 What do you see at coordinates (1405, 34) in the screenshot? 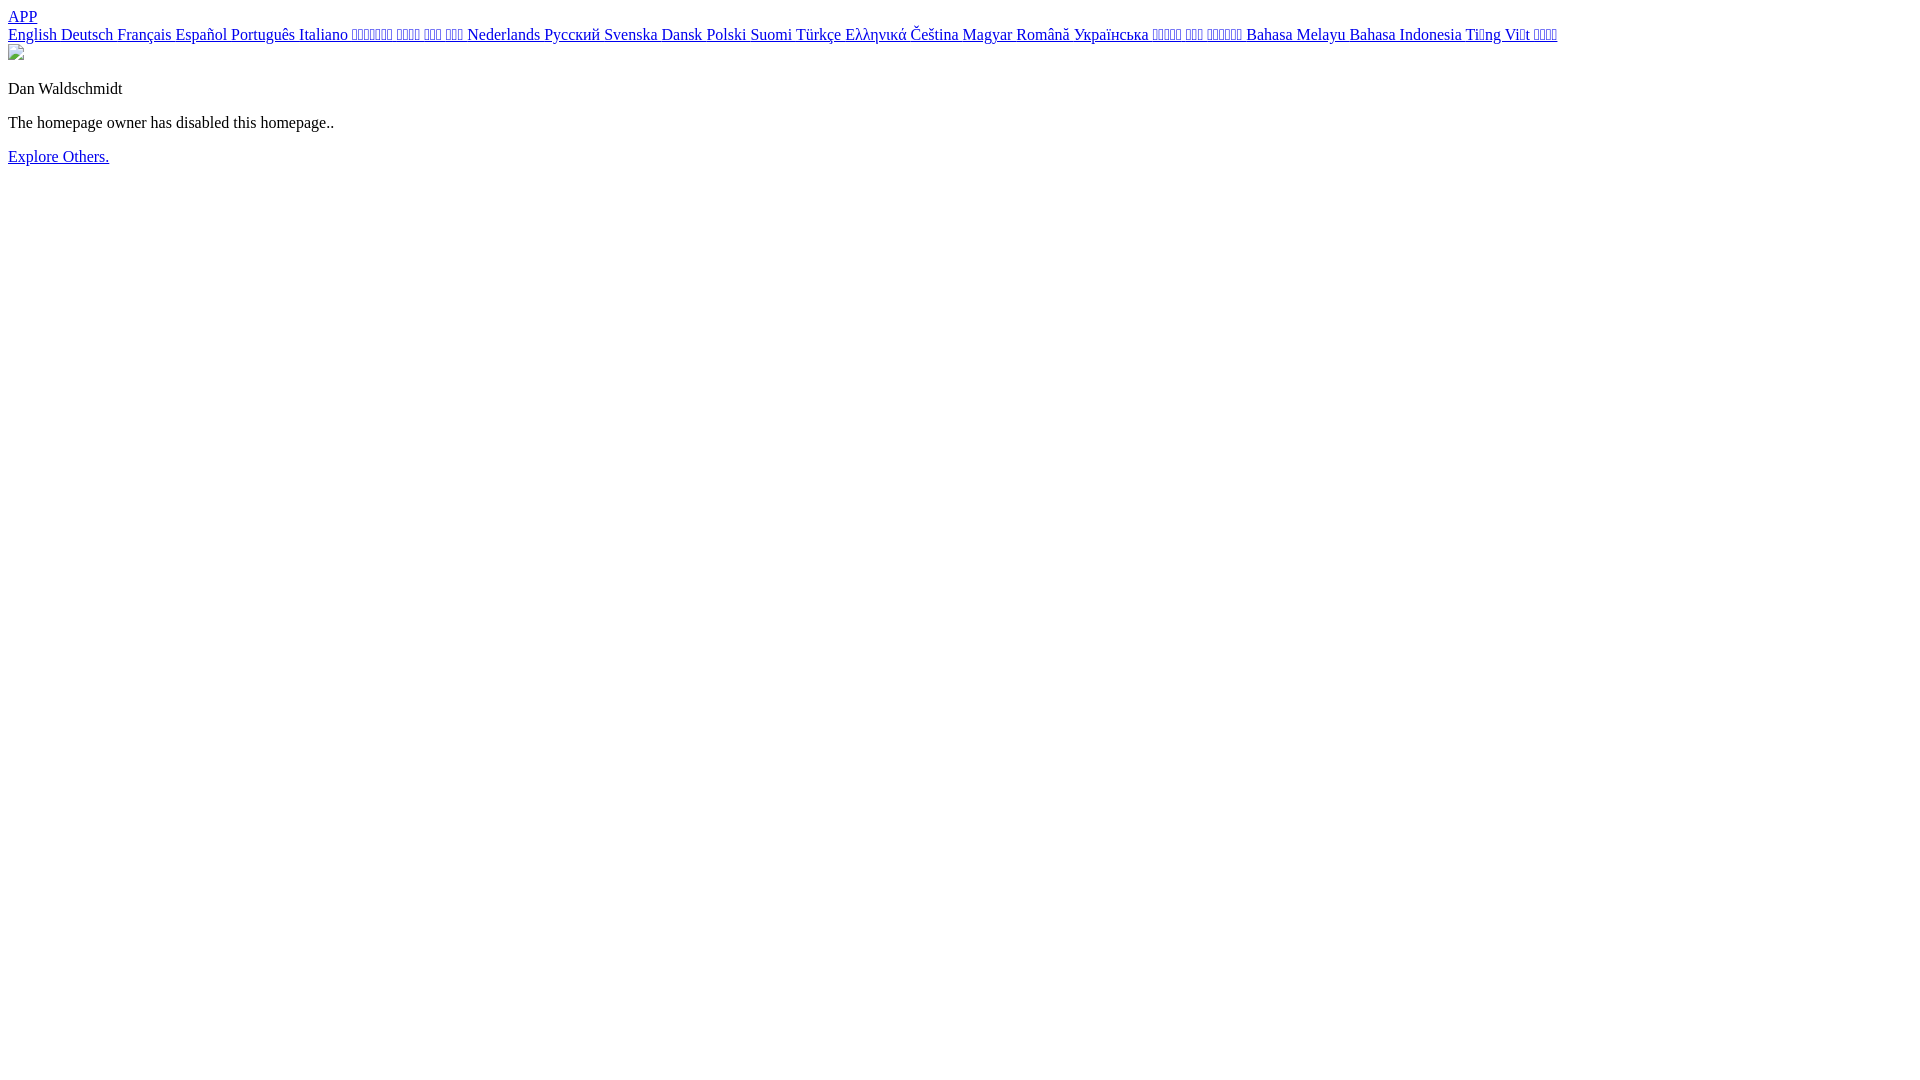
I see `'Bahasa Indonesia'` at bounding box center [1405, 34].